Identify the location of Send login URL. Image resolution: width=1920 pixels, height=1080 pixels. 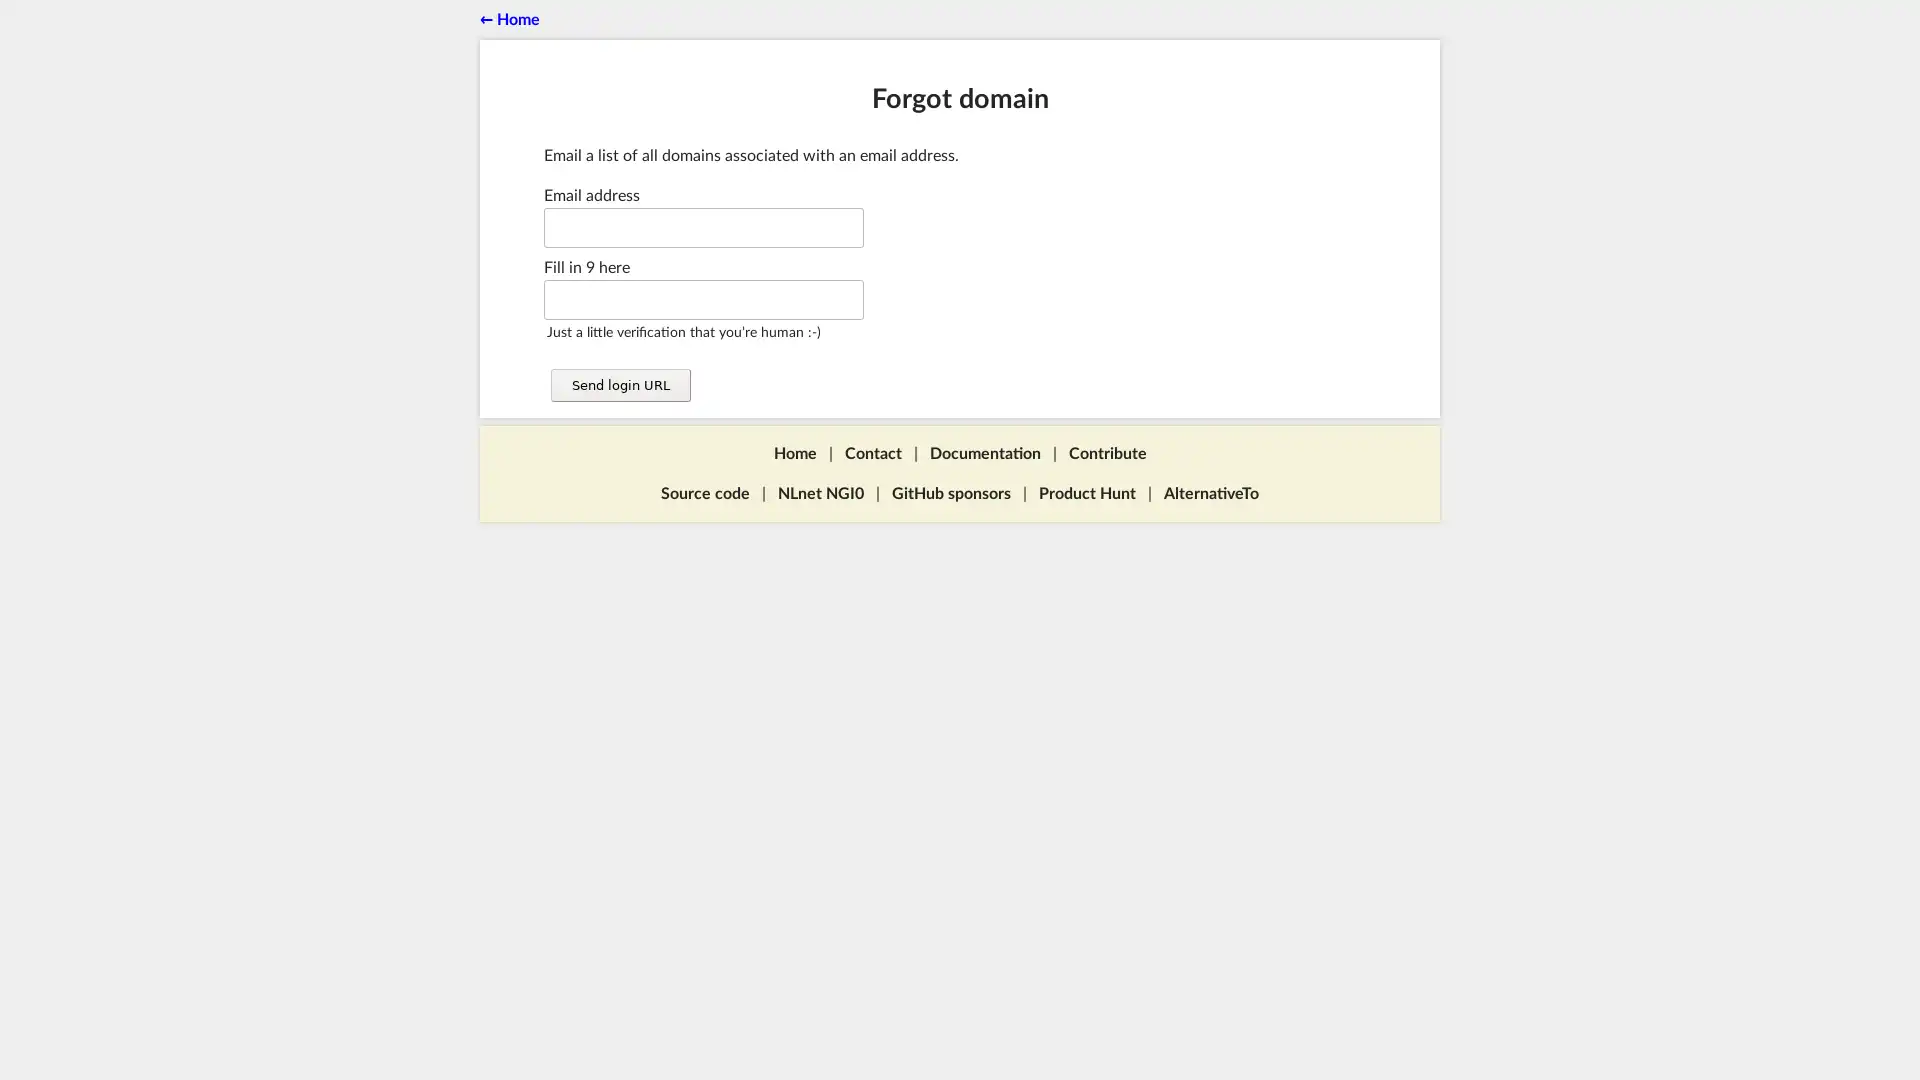
(618, 385).